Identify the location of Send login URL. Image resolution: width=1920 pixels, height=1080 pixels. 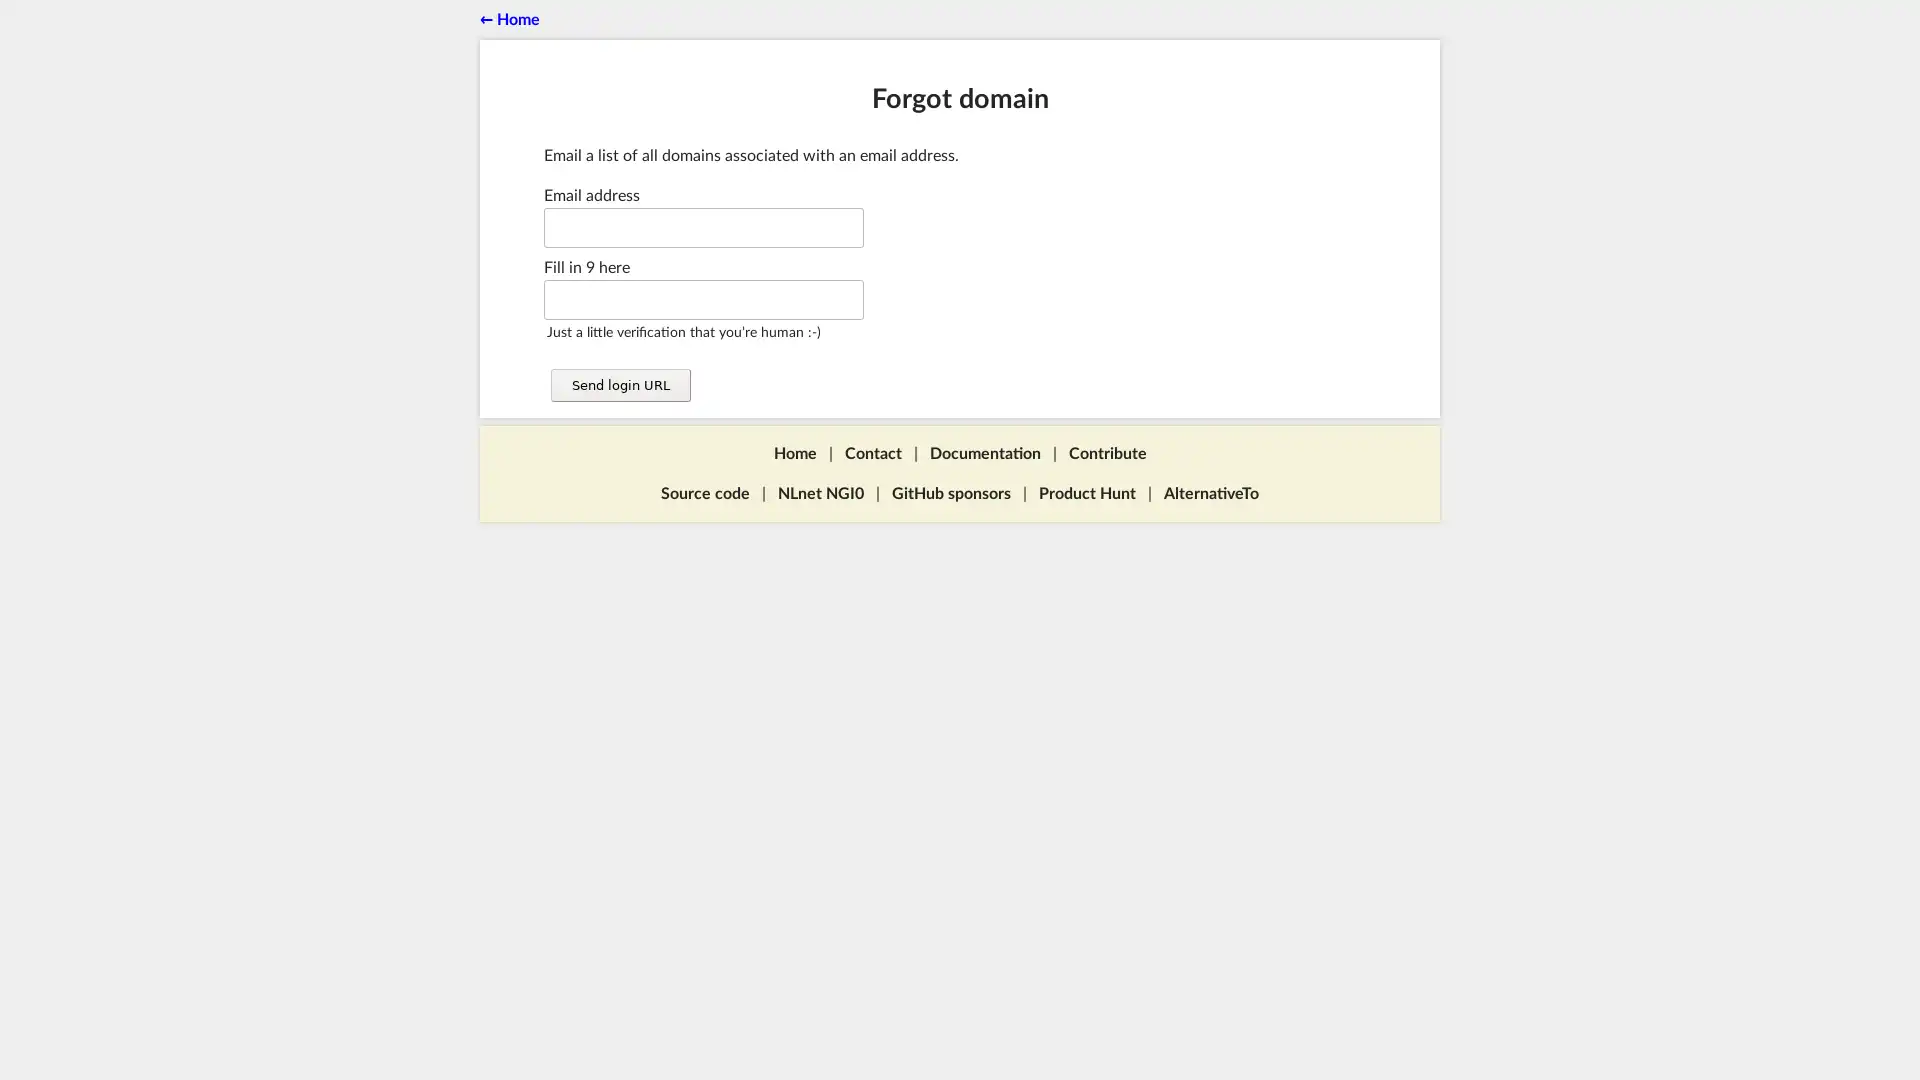
(618, 385).